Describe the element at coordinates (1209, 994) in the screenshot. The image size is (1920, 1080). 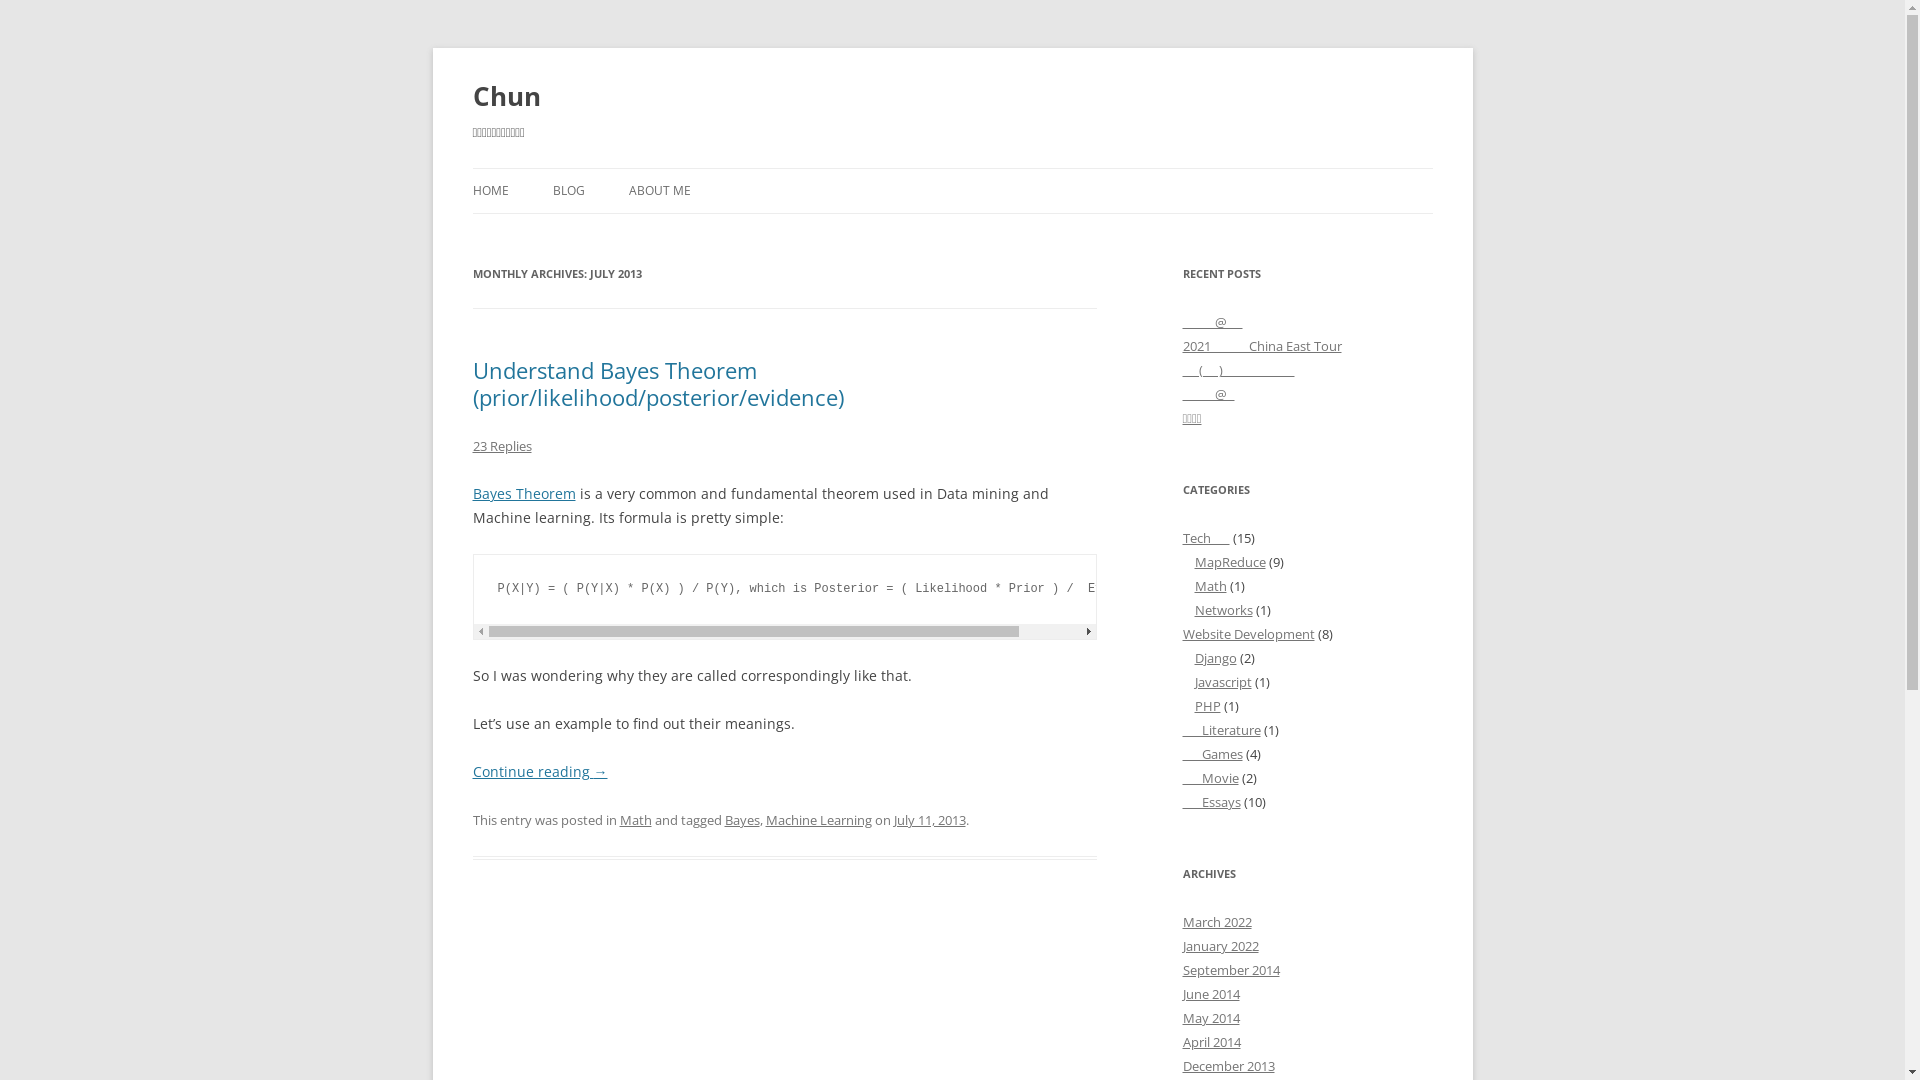
I see `'June 2014'` at that location.